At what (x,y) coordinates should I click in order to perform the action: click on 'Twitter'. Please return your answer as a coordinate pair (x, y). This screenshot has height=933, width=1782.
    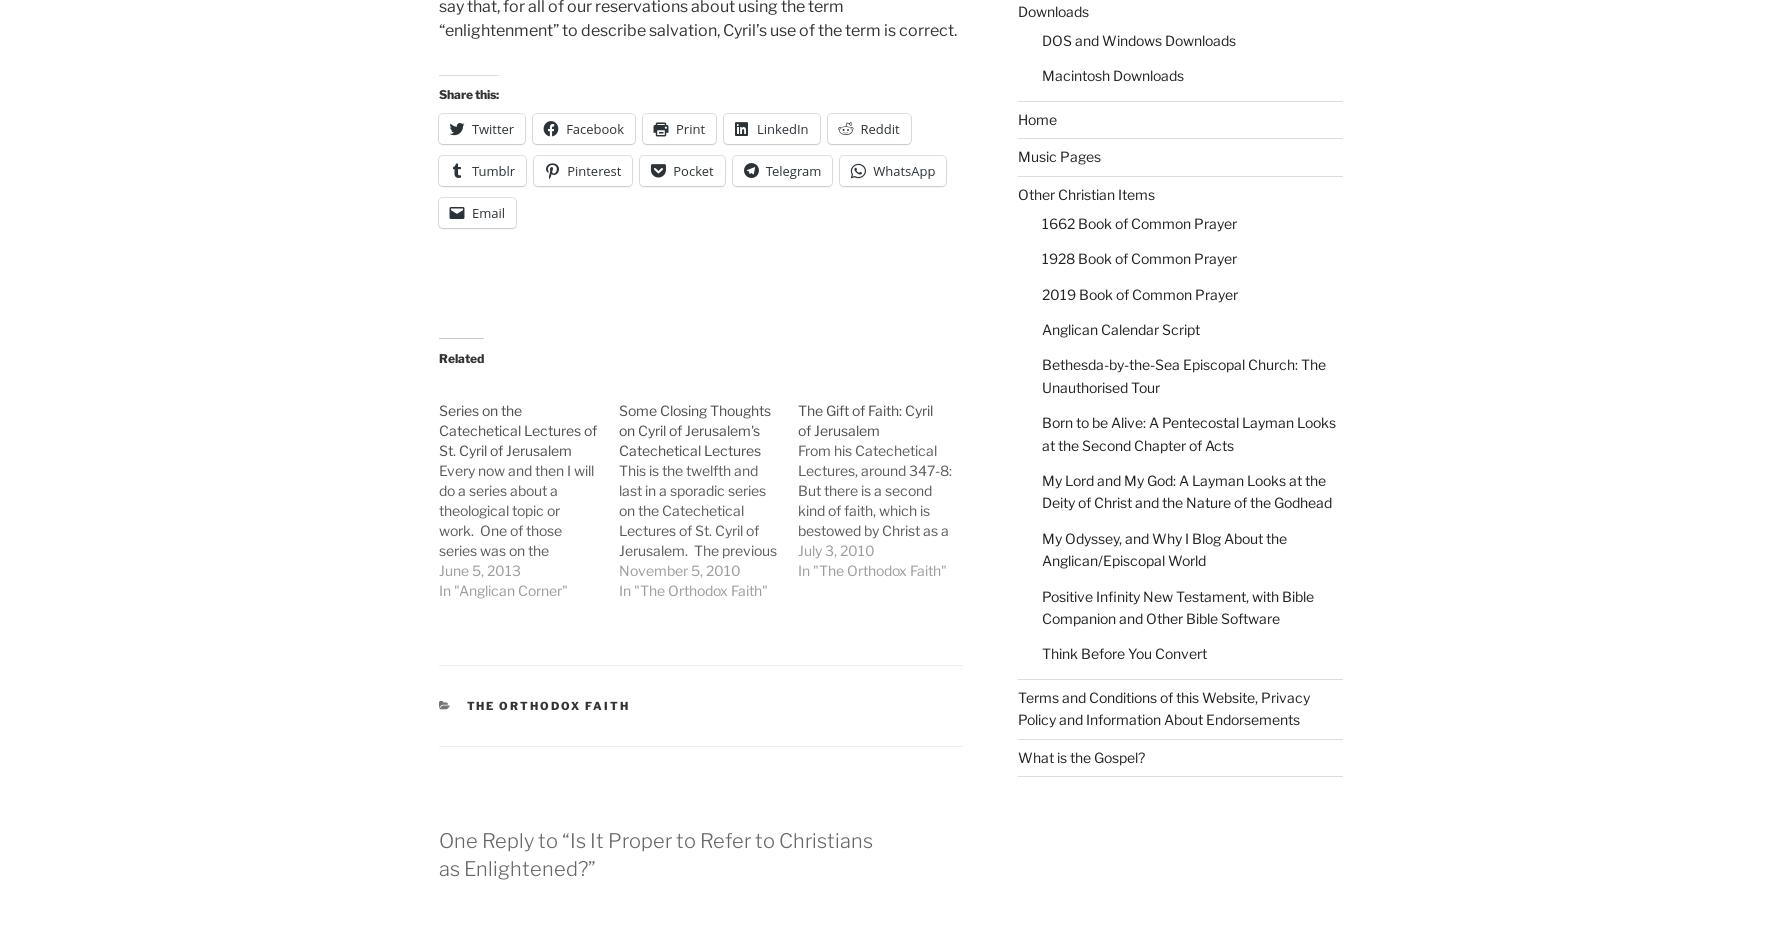
    Looking at the image, I should click on (492, 127).